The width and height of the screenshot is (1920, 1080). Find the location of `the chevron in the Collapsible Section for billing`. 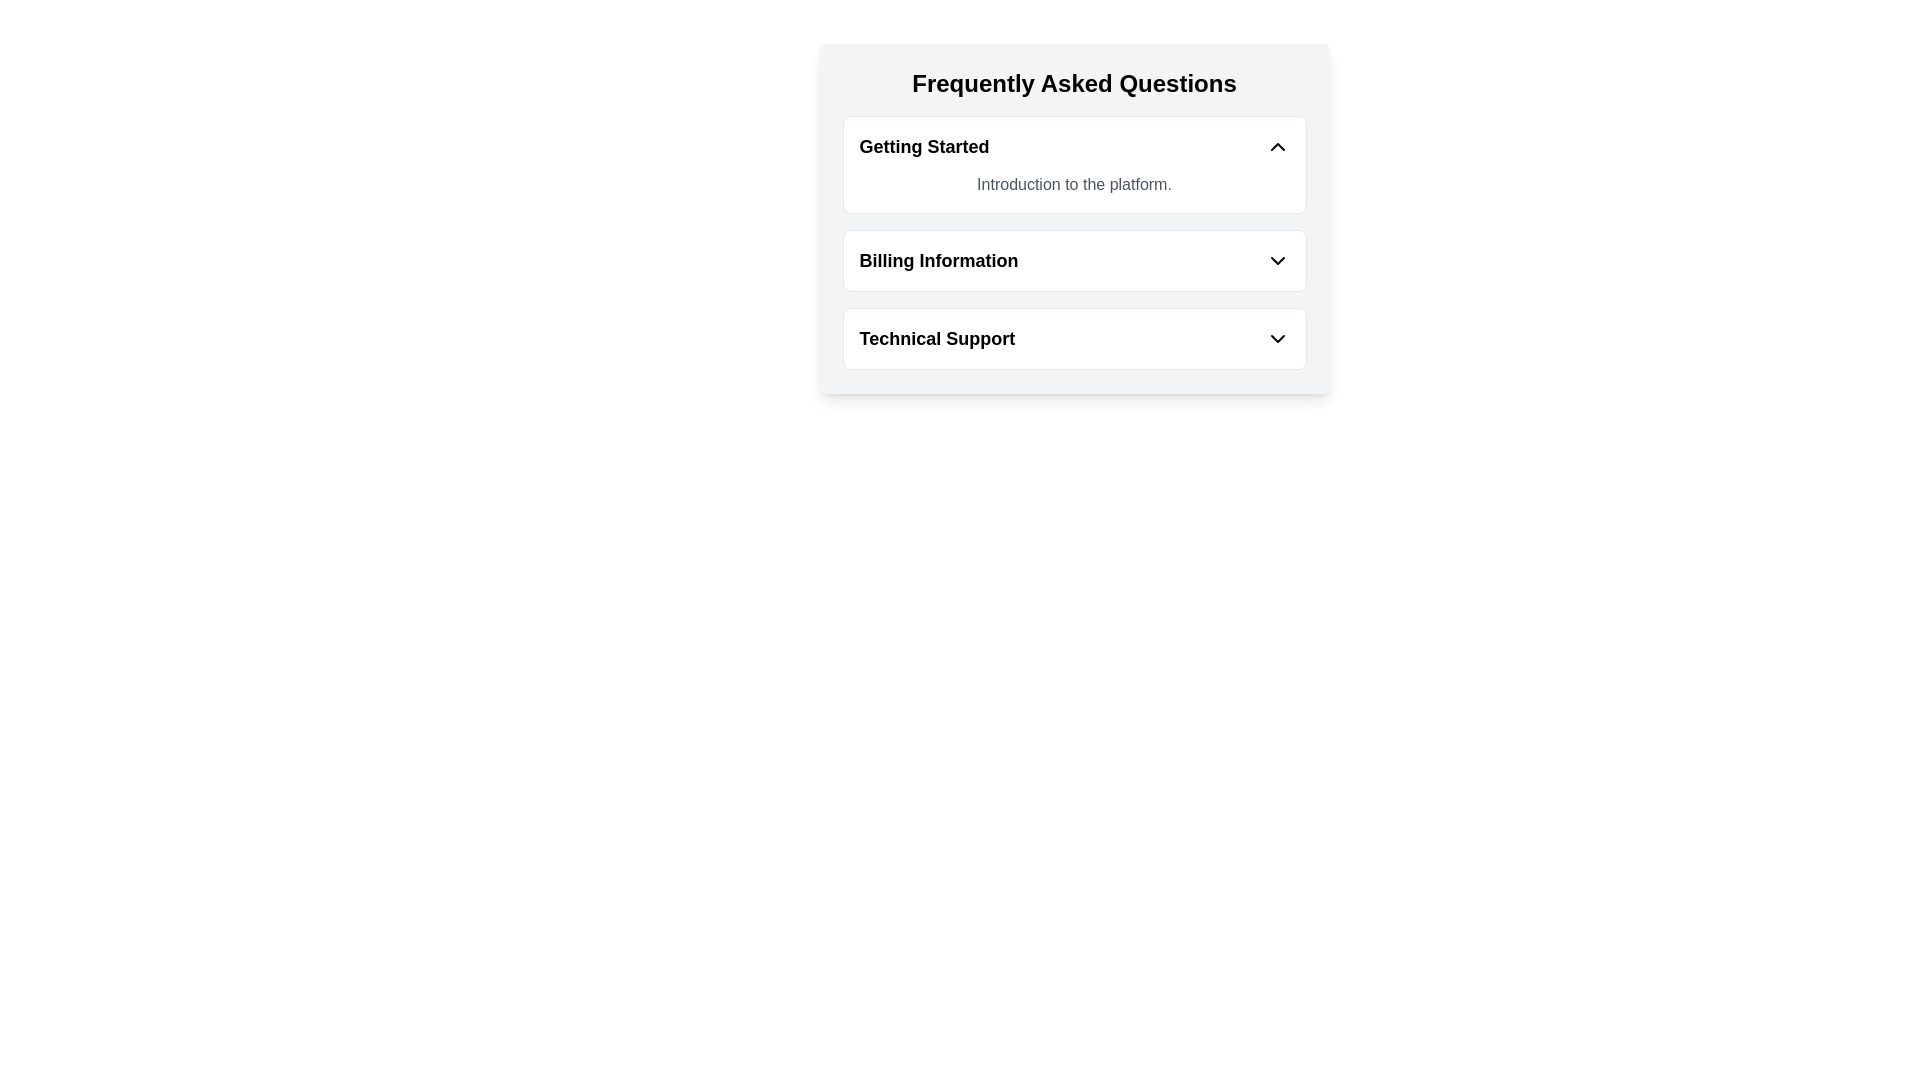

the chevron in the Collapsible Section for billing is located at coordinates (1073, 242).